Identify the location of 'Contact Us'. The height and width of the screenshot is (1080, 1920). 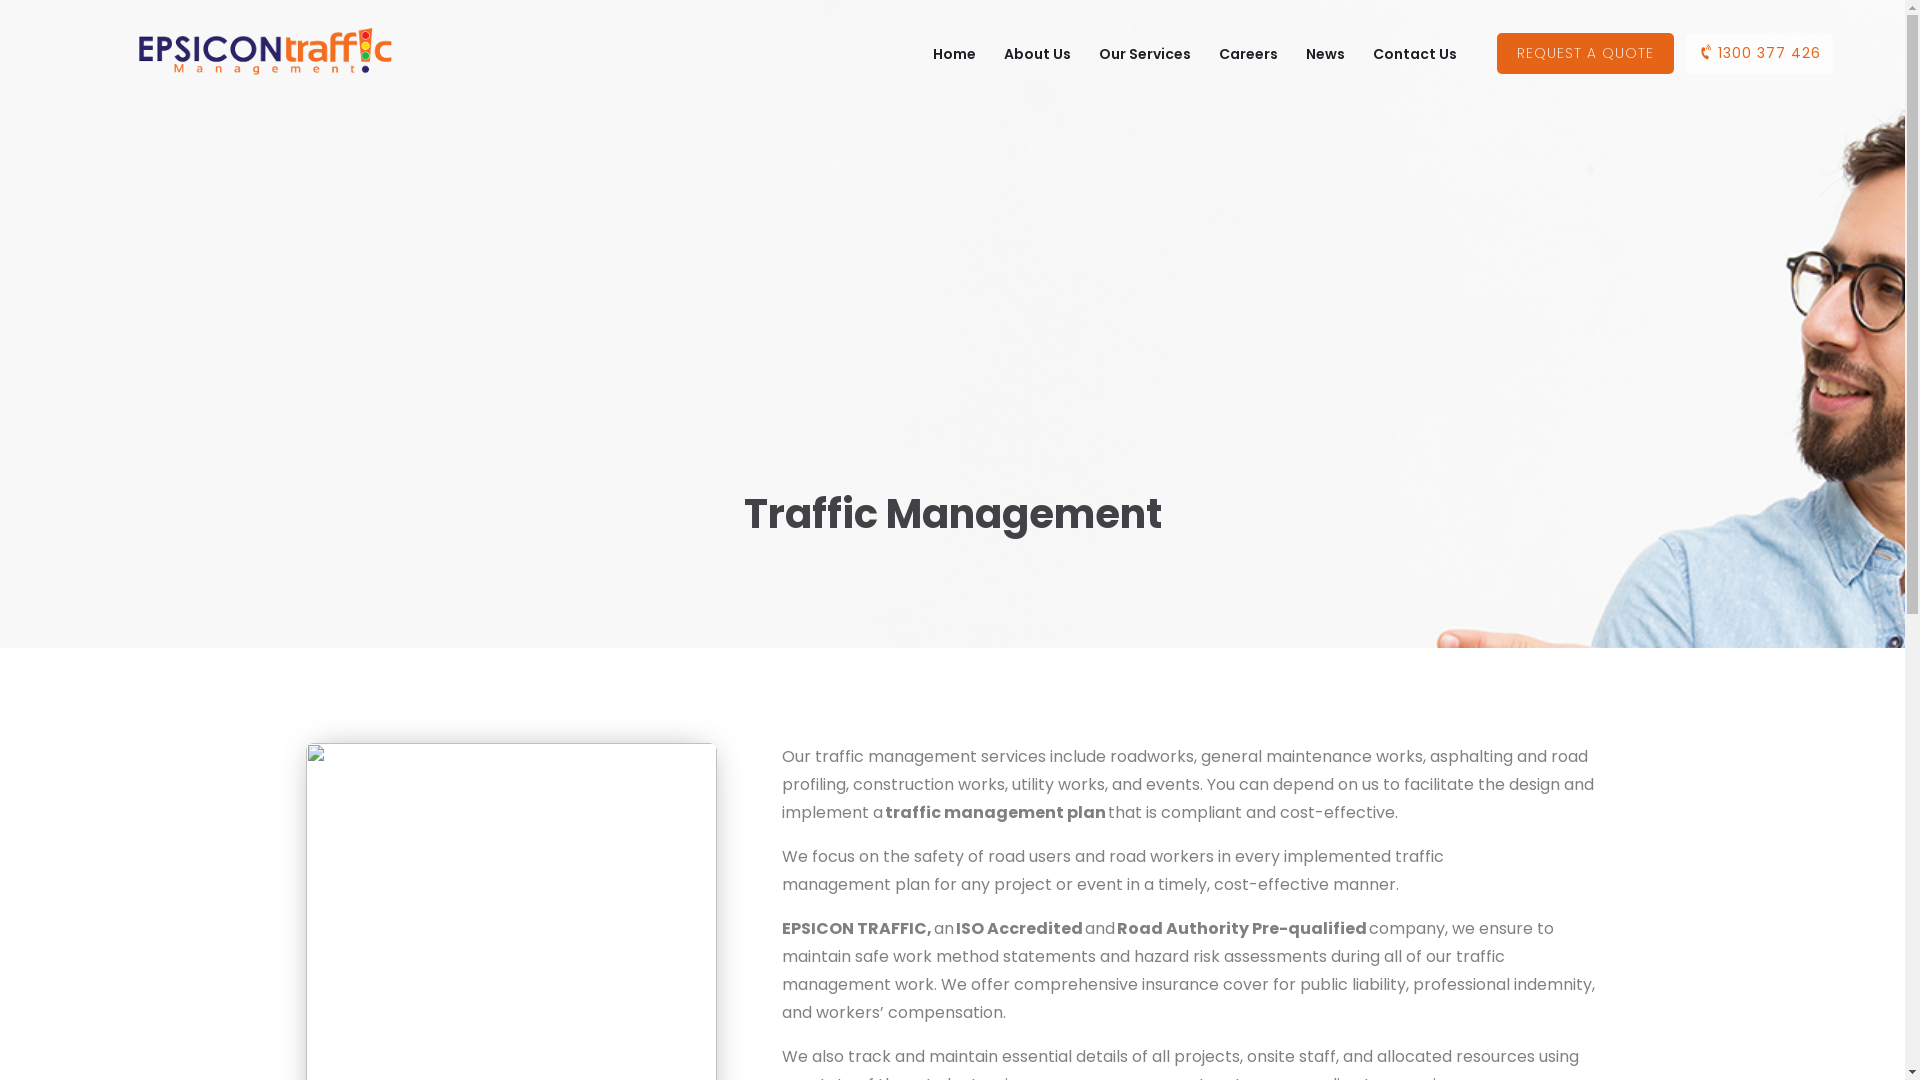
(1414, 53).